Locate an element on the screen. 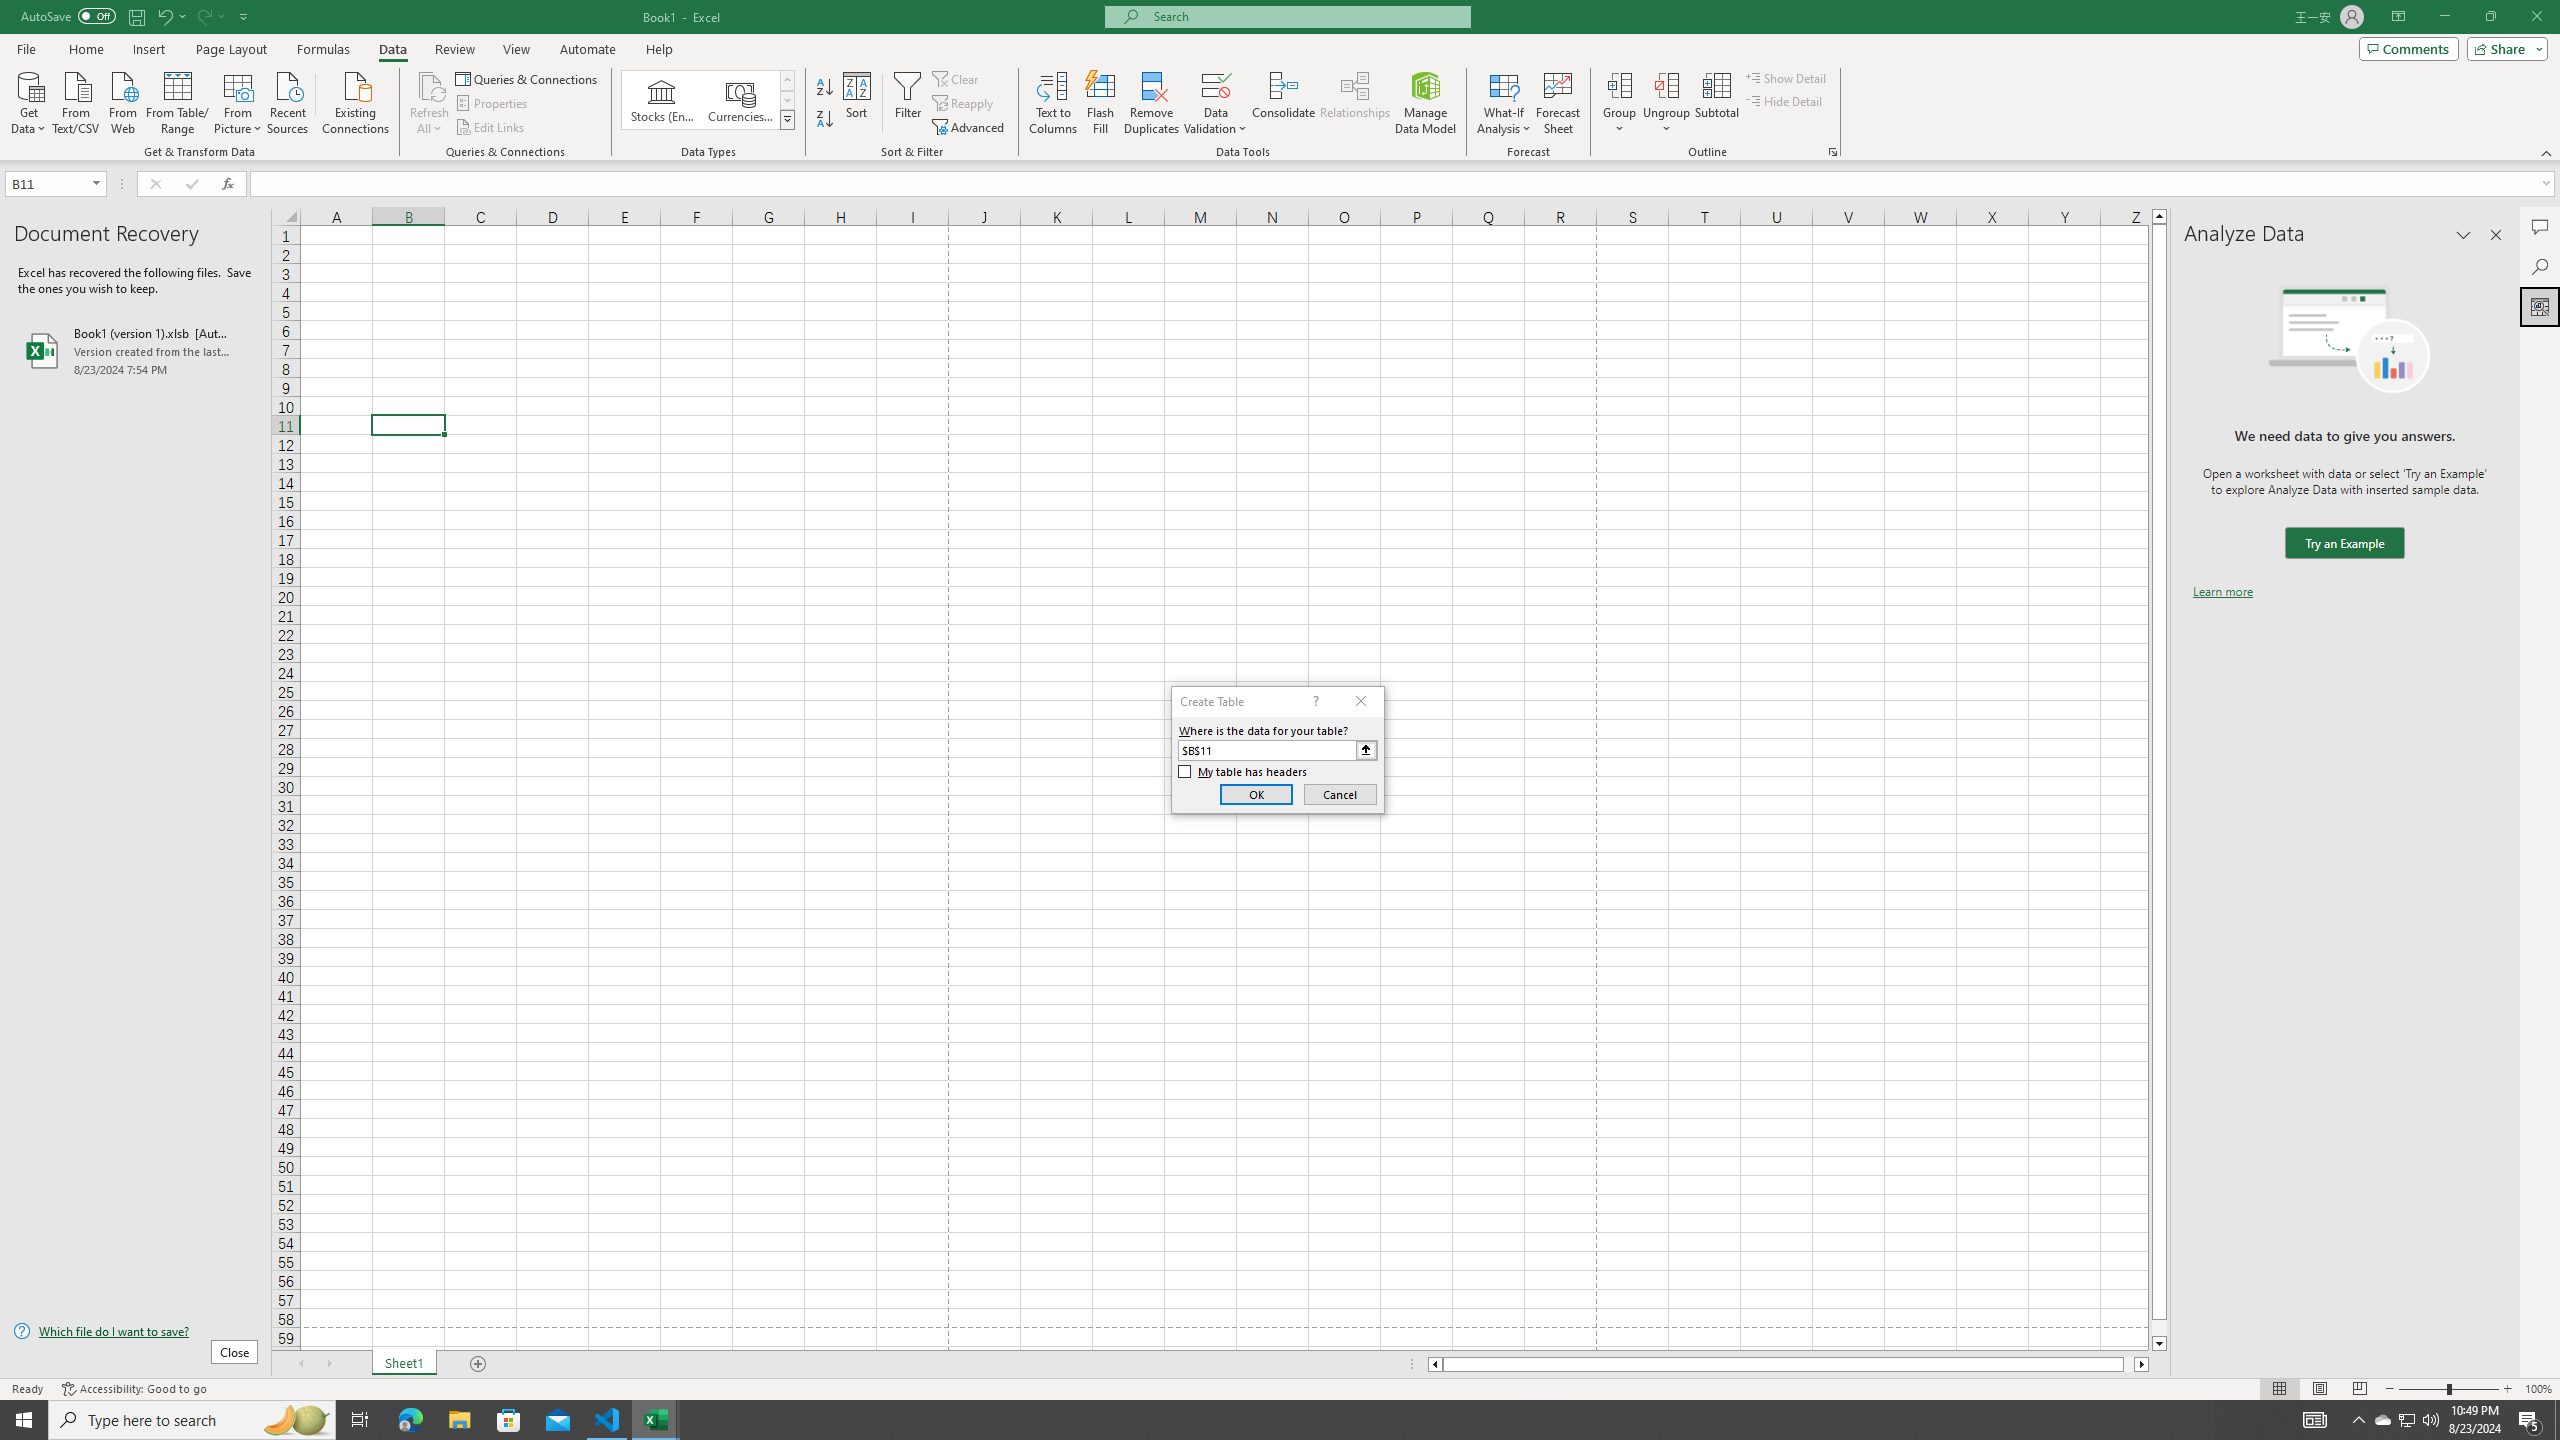 The image size is (2560, 1440). 'AutomationID: ConvertToLinkedEntity' is located at coordinates (709, 99).